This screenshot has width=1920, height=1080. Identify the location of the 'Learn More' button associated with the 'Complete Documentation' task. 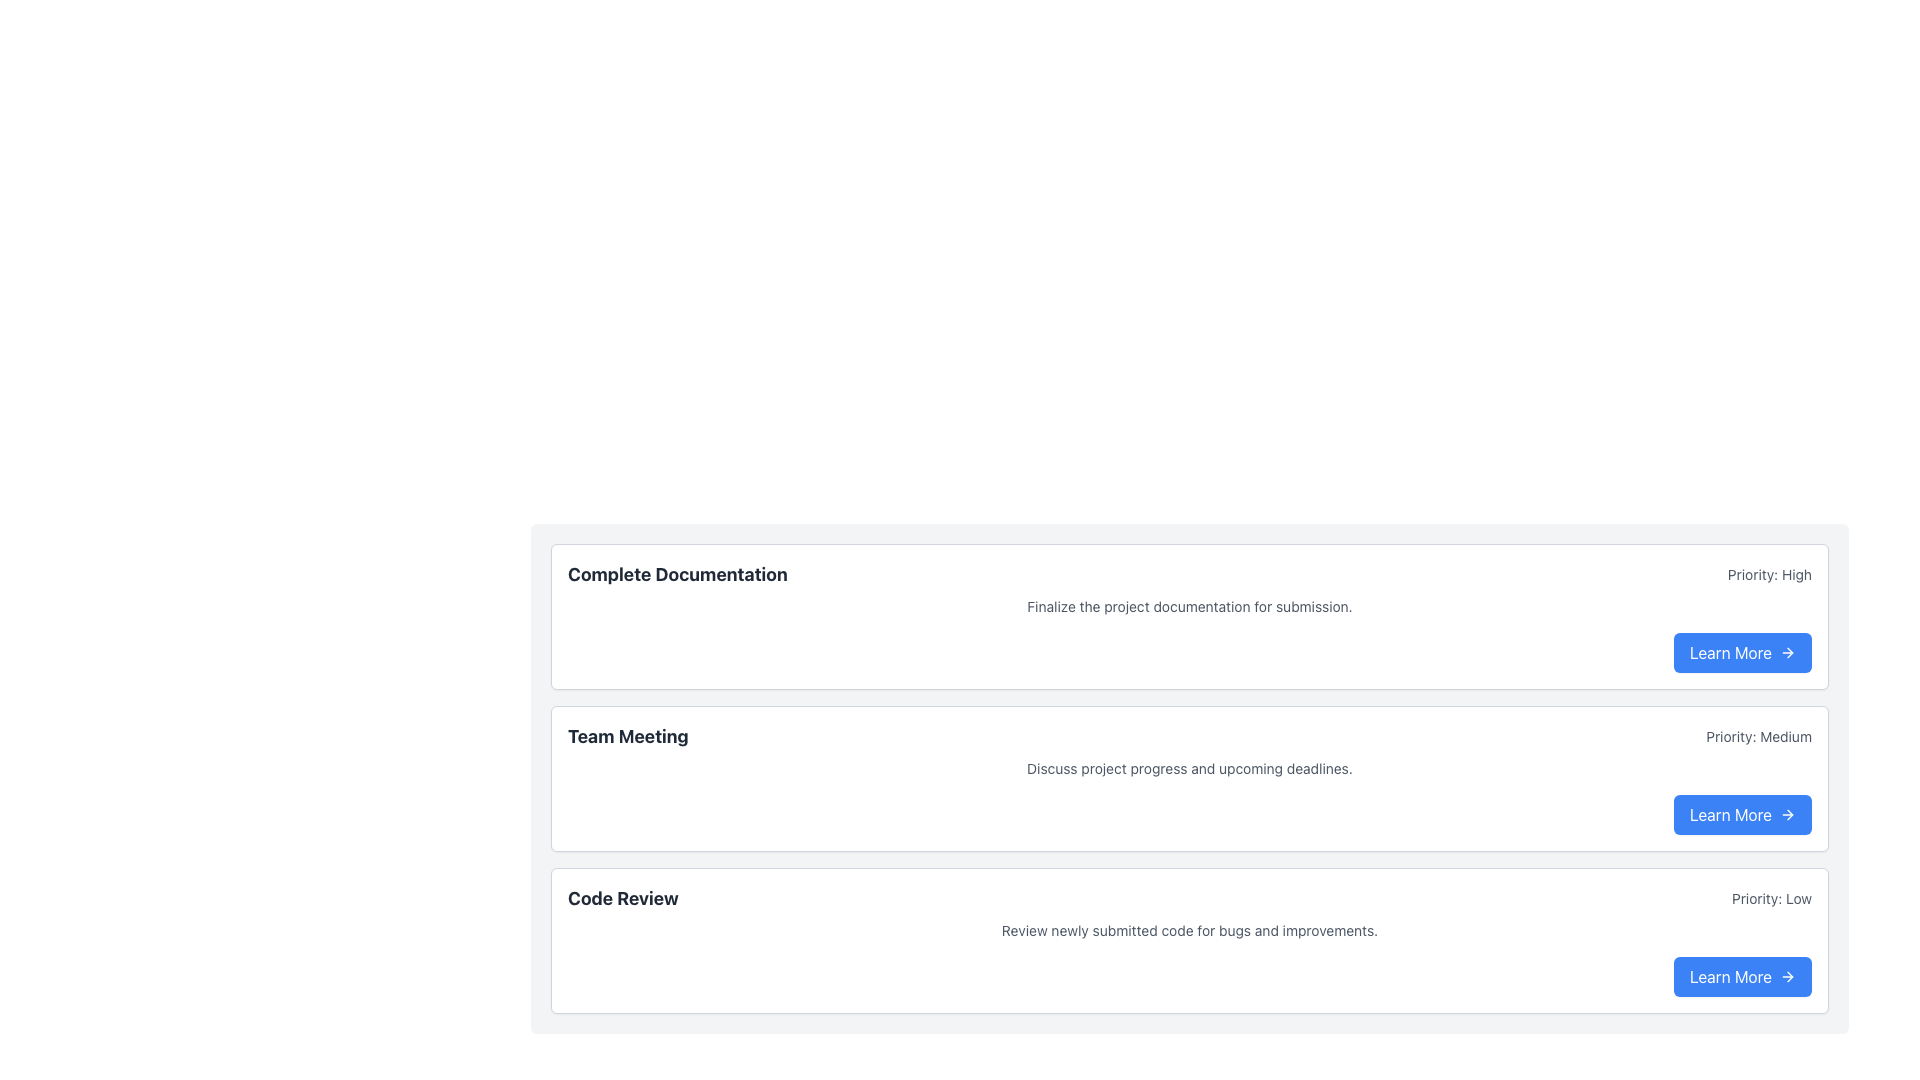
(1741, 652).